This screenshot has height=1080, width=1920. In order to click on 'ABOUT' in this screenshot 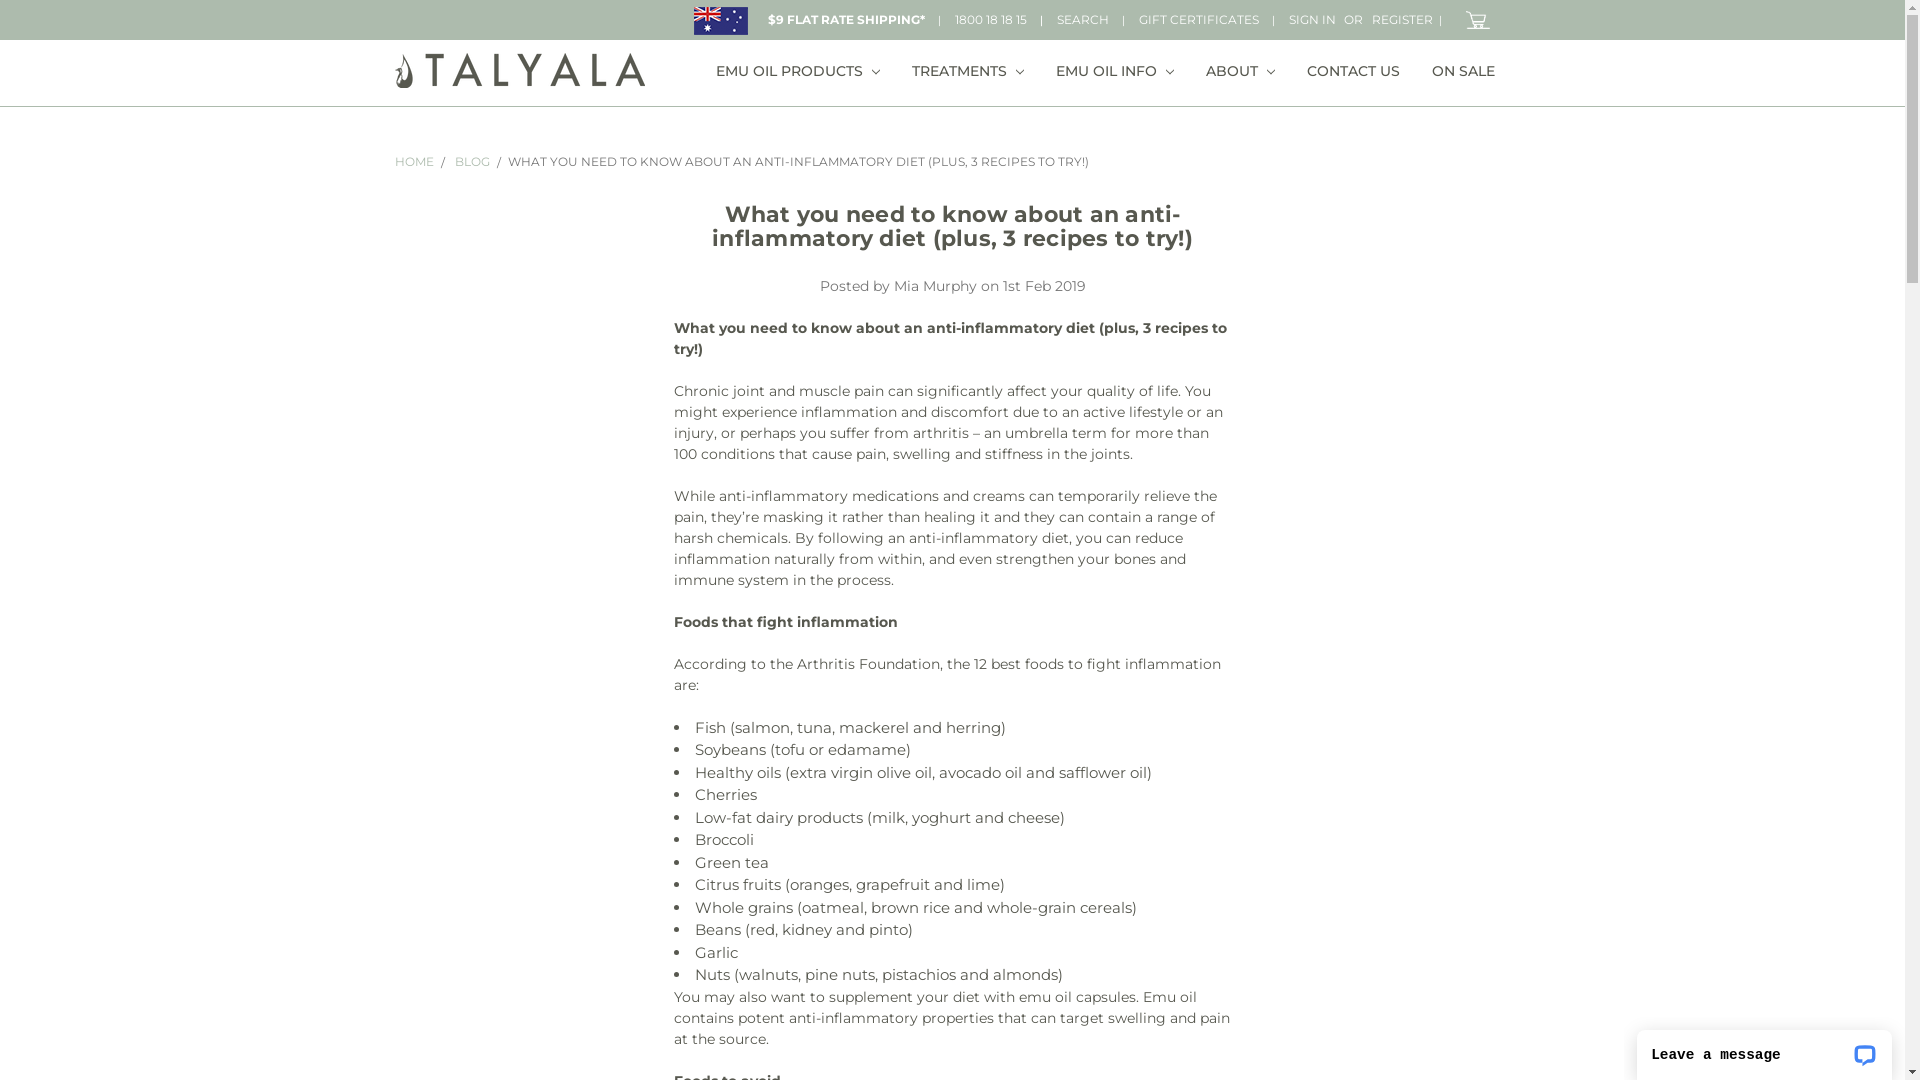, I will do `click(1190, 72)`.